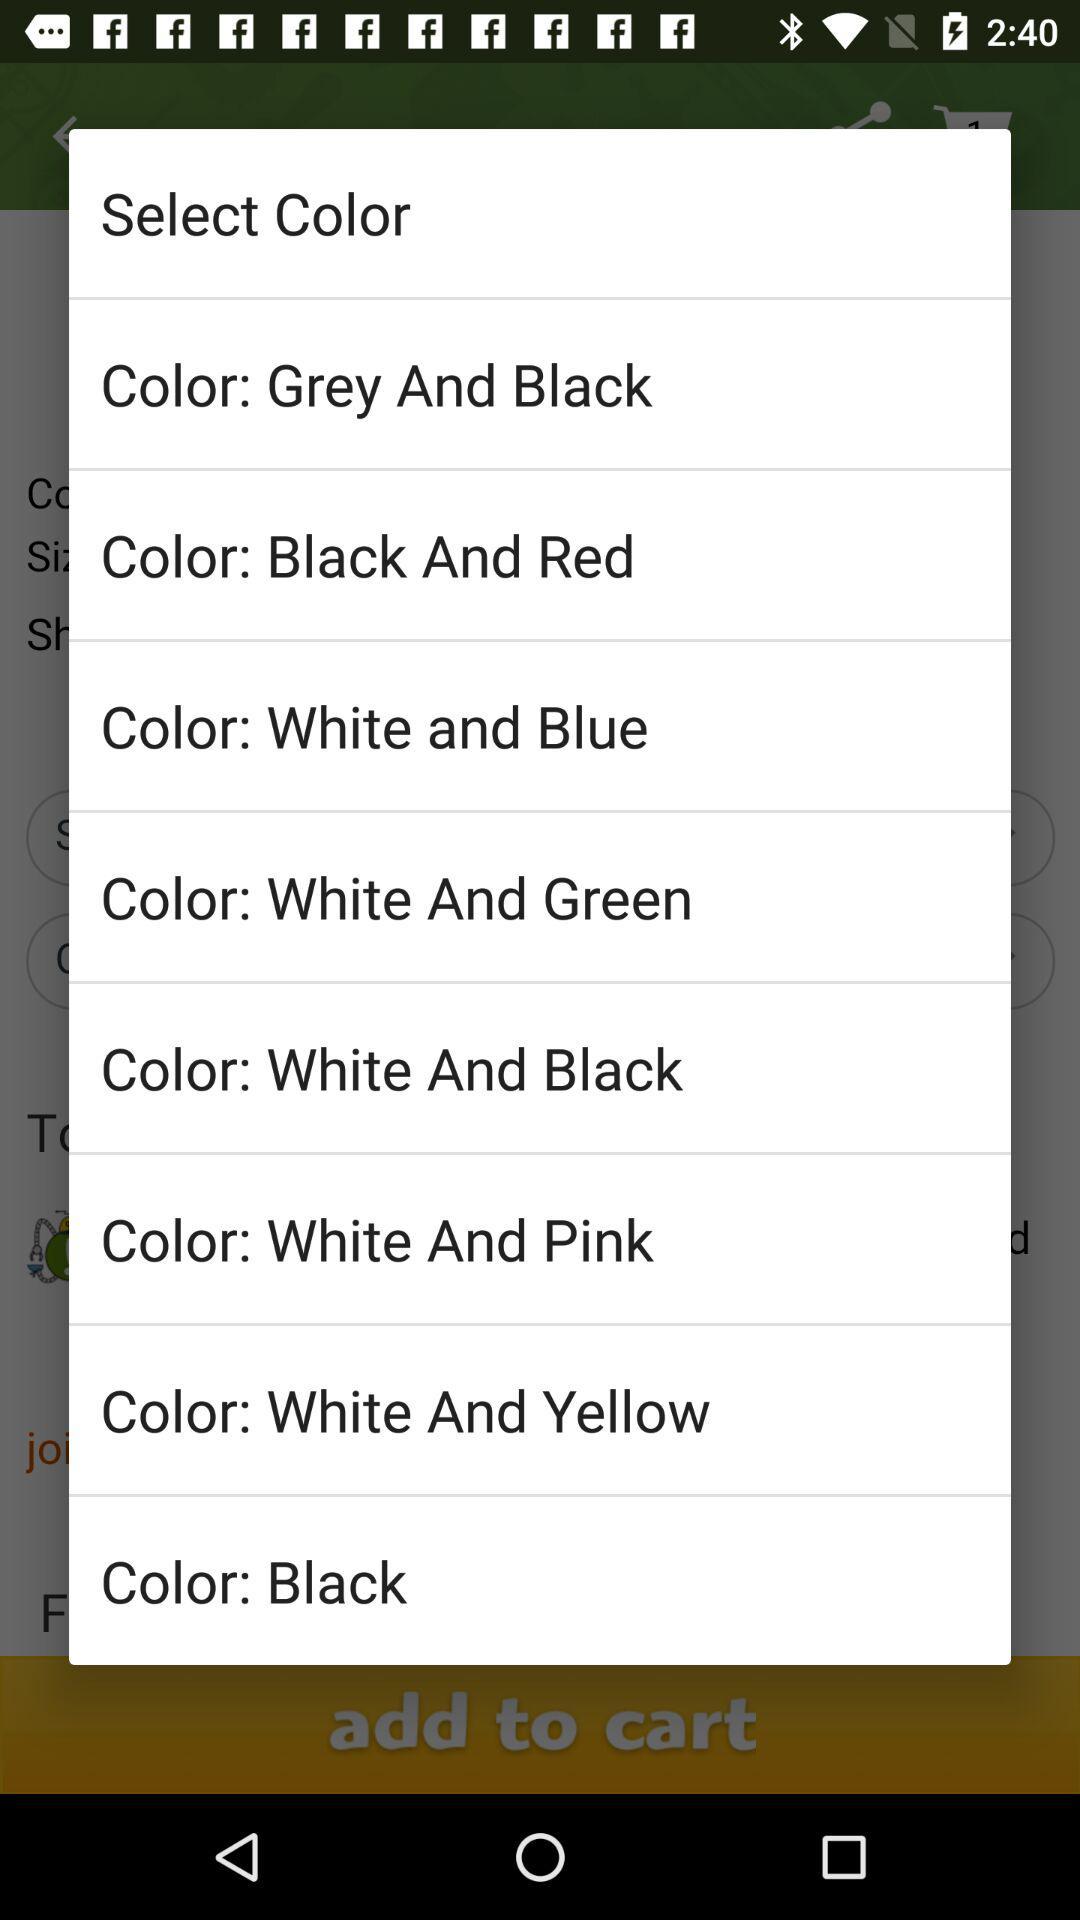 Image resolution: width=1080 pixels, height=1920 pixels. Describe the element at coordinates (540, 212) in the screenshot. I see `the select color icon` at that location.